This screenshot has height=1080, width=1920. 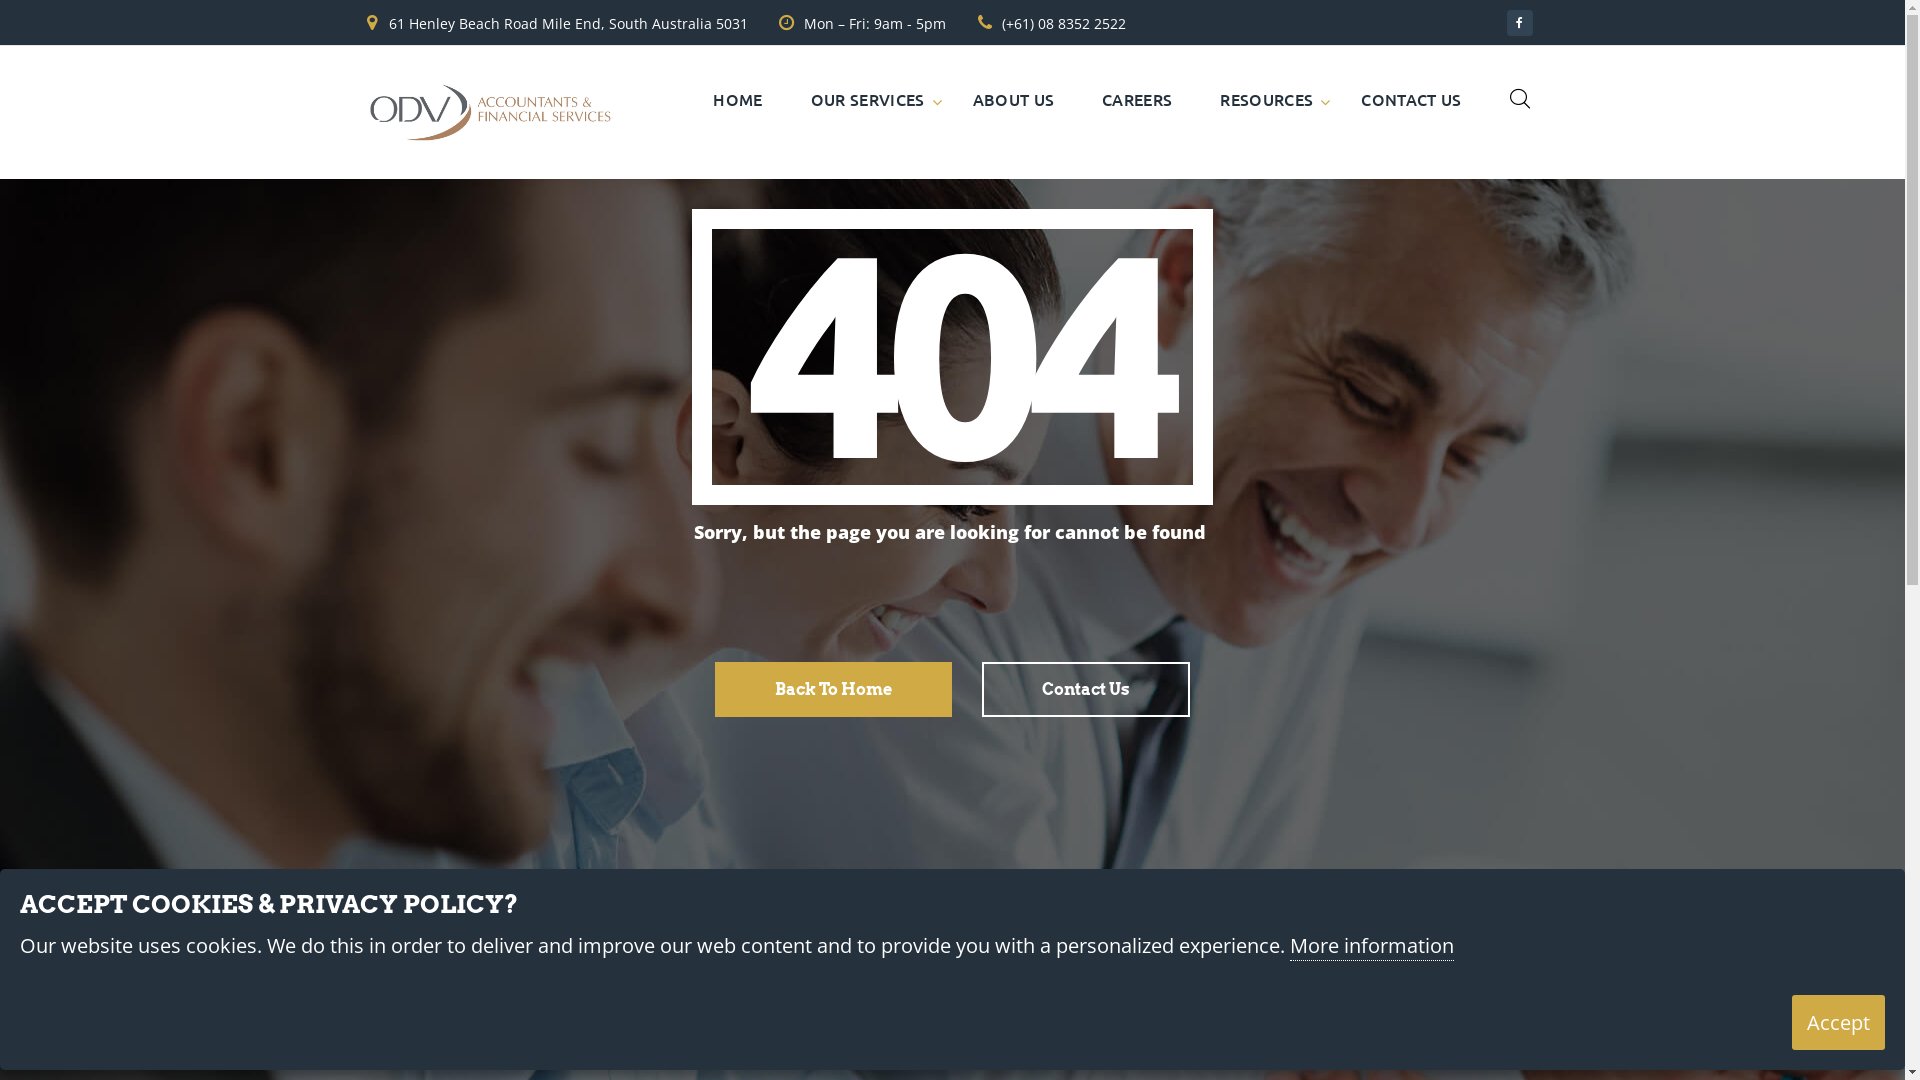 I want to click on 'More information', so click(x=1371, y=946).